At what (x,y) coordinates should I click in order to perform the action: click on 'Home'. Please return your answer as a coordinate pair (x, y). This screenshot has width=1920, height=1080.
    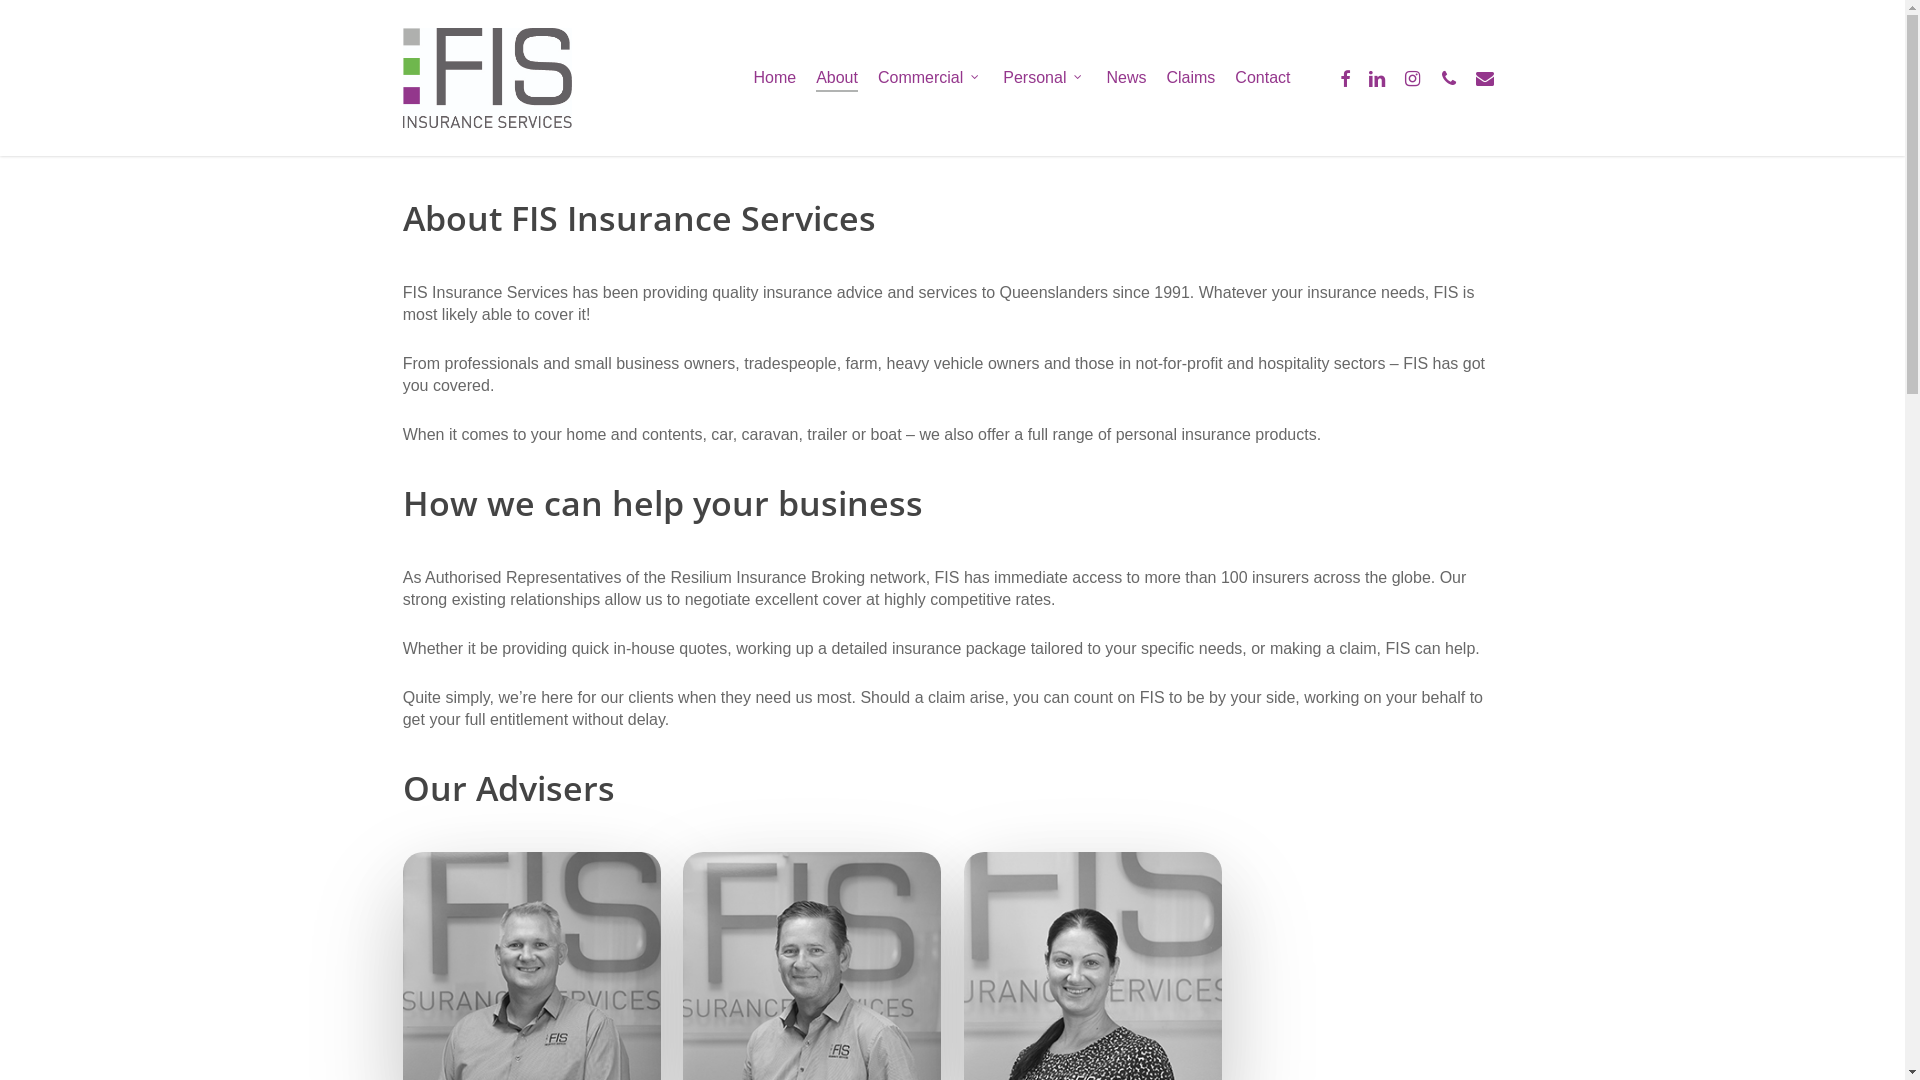
    Looking at the image, I should click on (752, 76).